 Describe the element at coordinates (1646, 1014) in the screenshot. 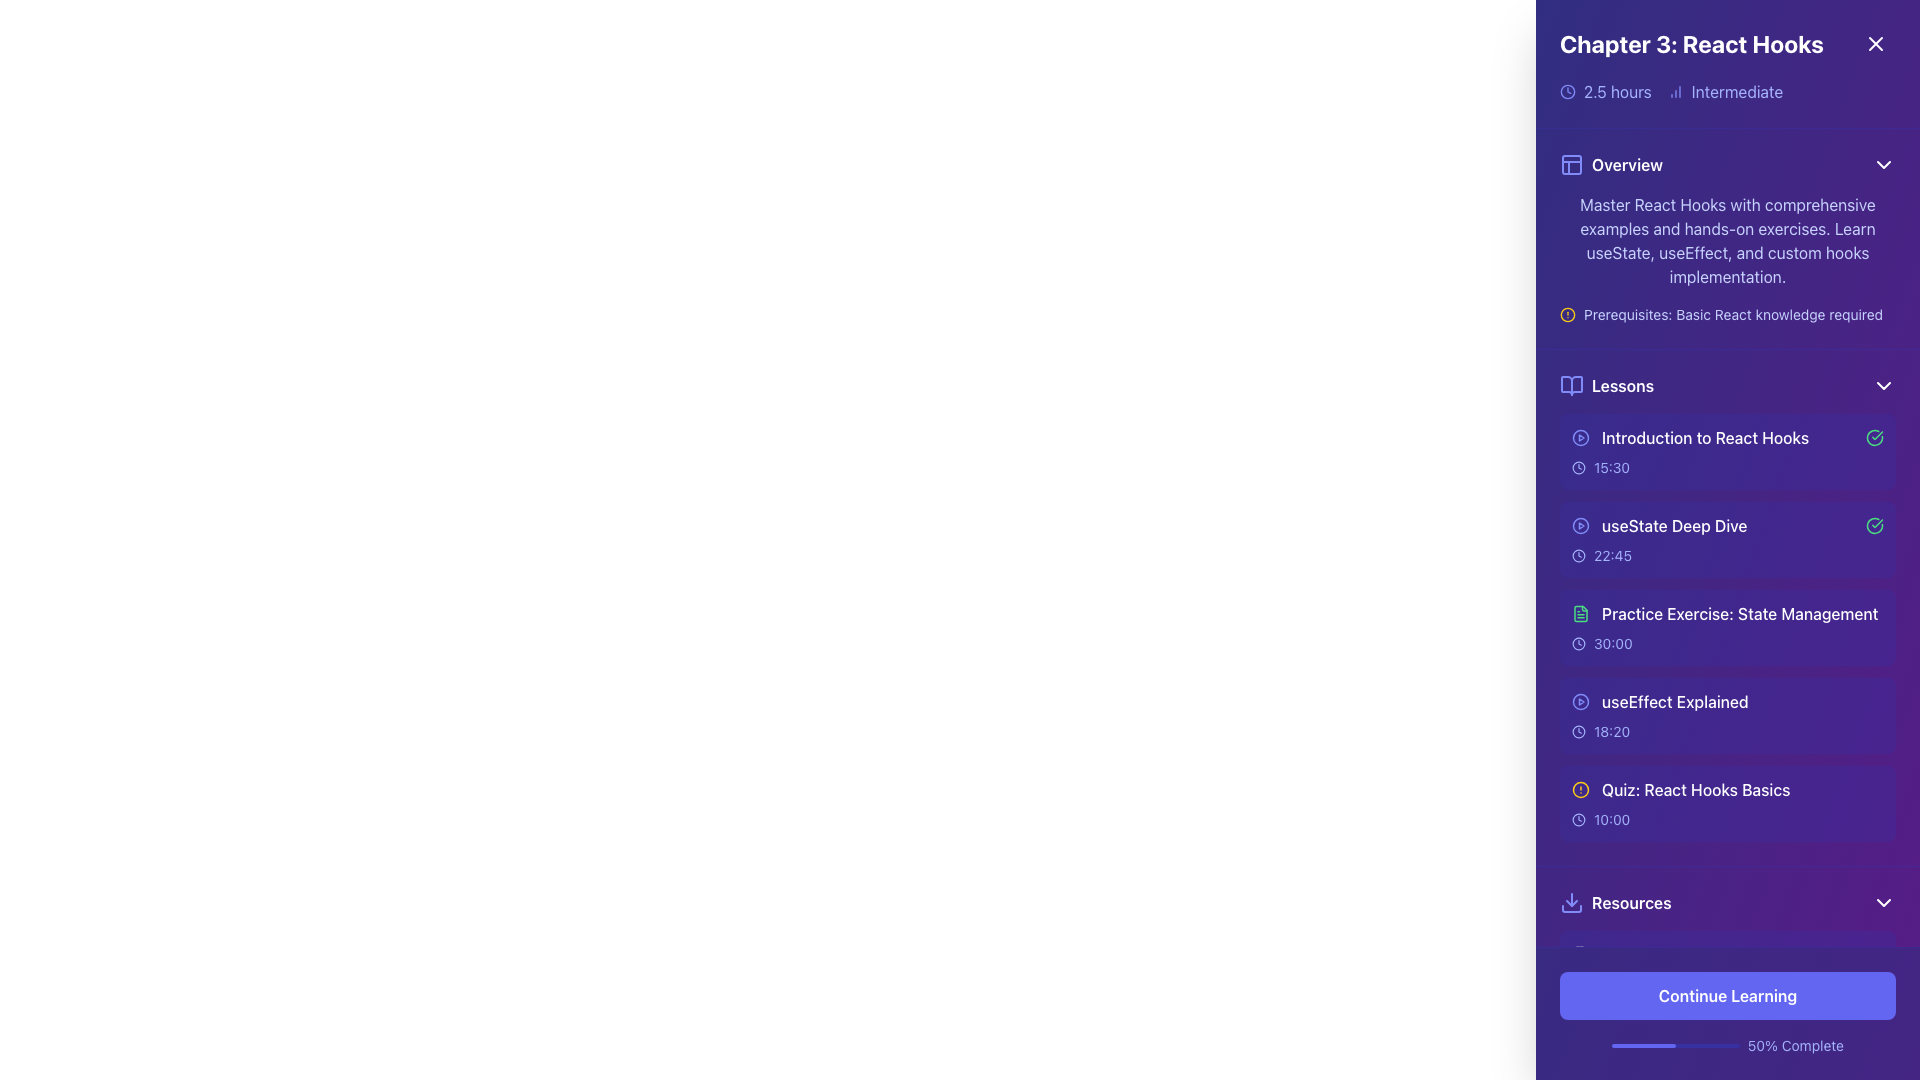

I see `the text label 'Exercise Files' which indicates downloadable or viewable exercise materials, located at the bottom right of the interface under the 'Resources' section` at that location.